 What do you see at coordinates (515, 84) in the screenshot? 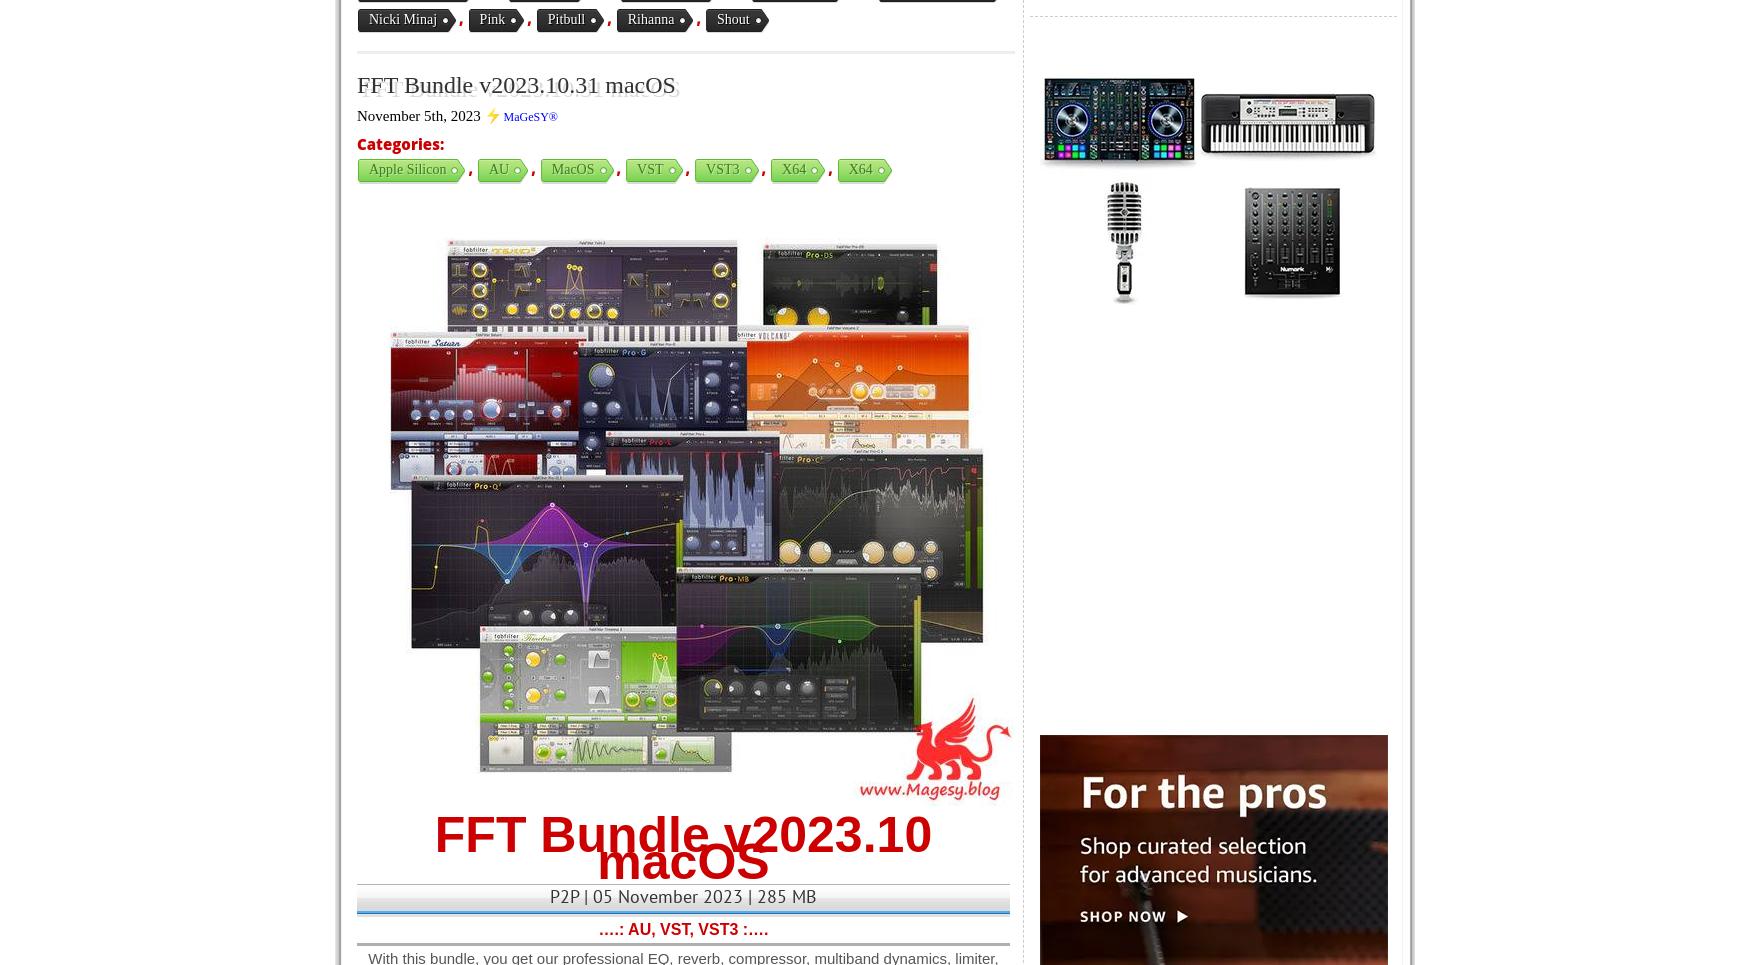
I see `'FFT Bundle v2023.10.31 macOS'` at bounding box center [515, 84].